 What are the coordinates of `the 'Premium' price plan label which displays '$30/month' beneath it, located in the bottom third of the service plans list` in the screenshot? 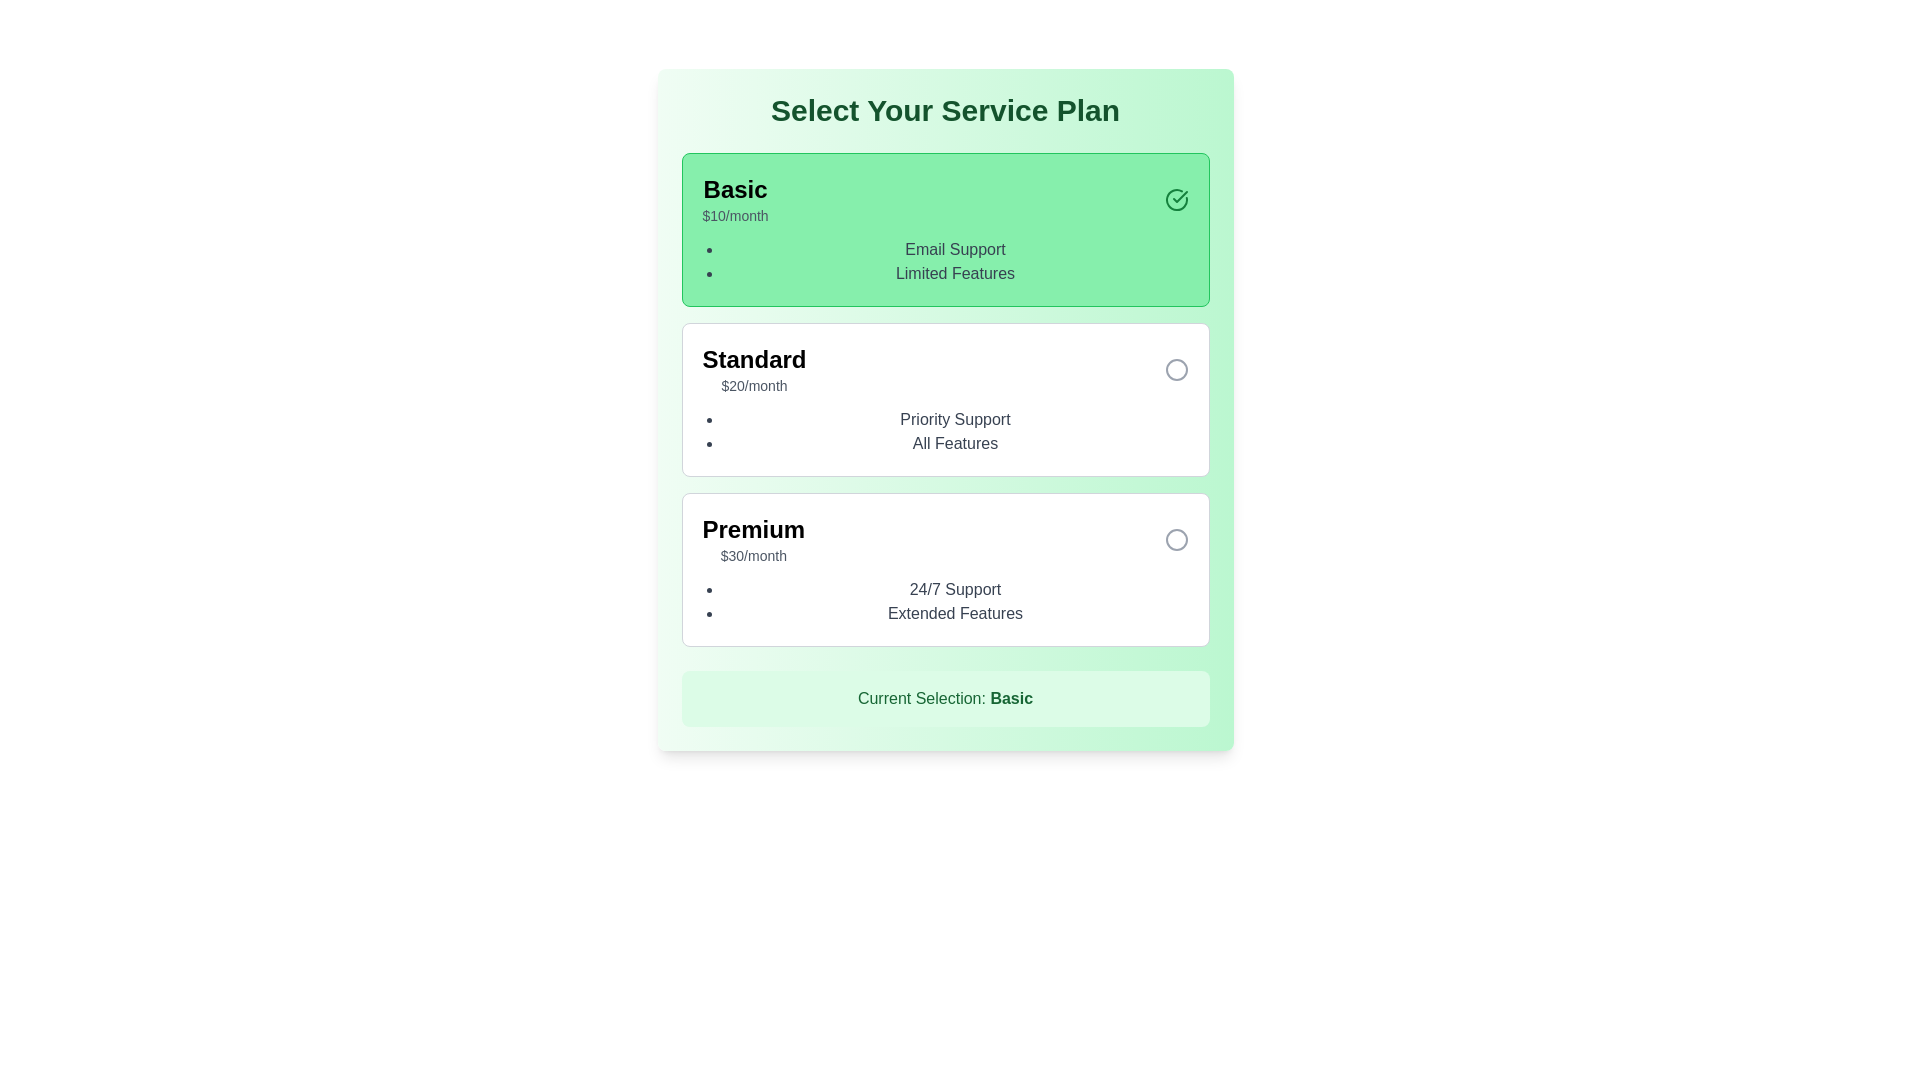 It's located at (752, 540).